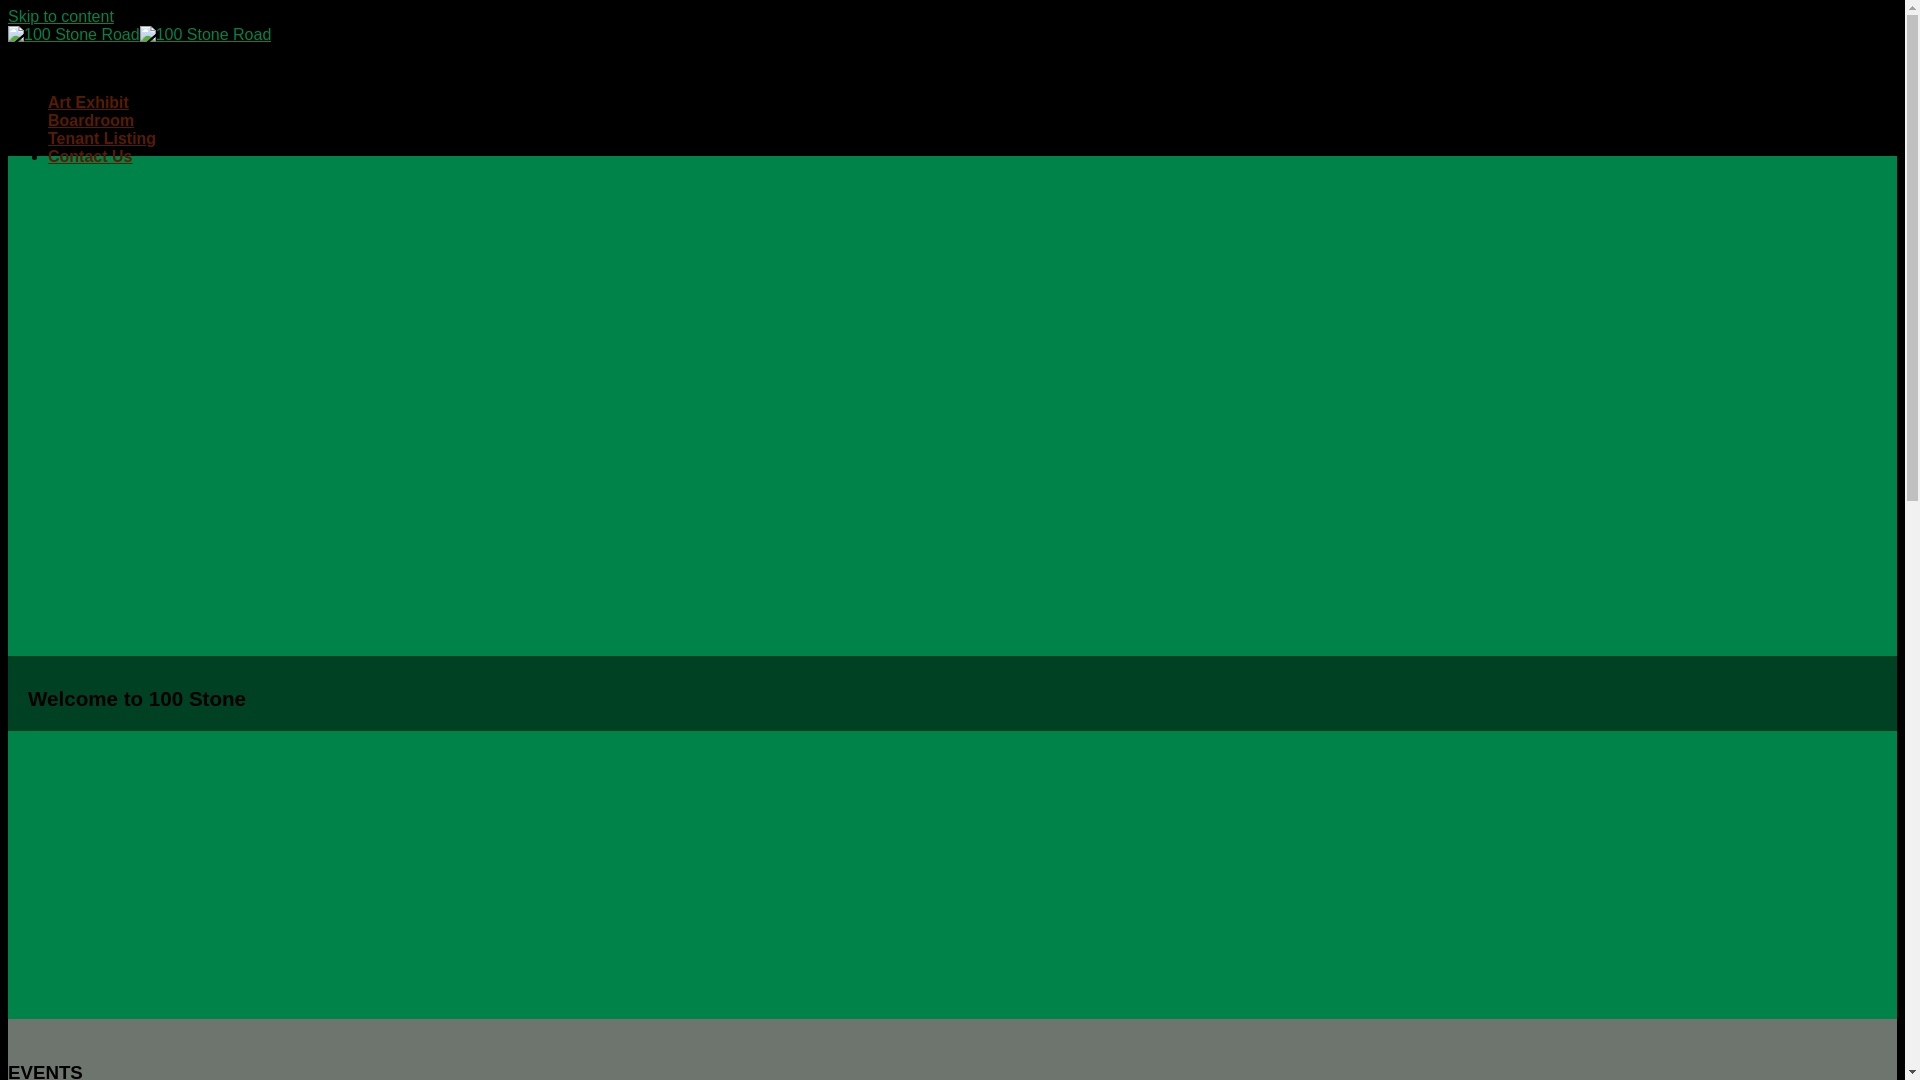  What do you see at coordinates (90, 120) in the screenshot?
I see `'Boardroom'` at bounding box center [90, 120].